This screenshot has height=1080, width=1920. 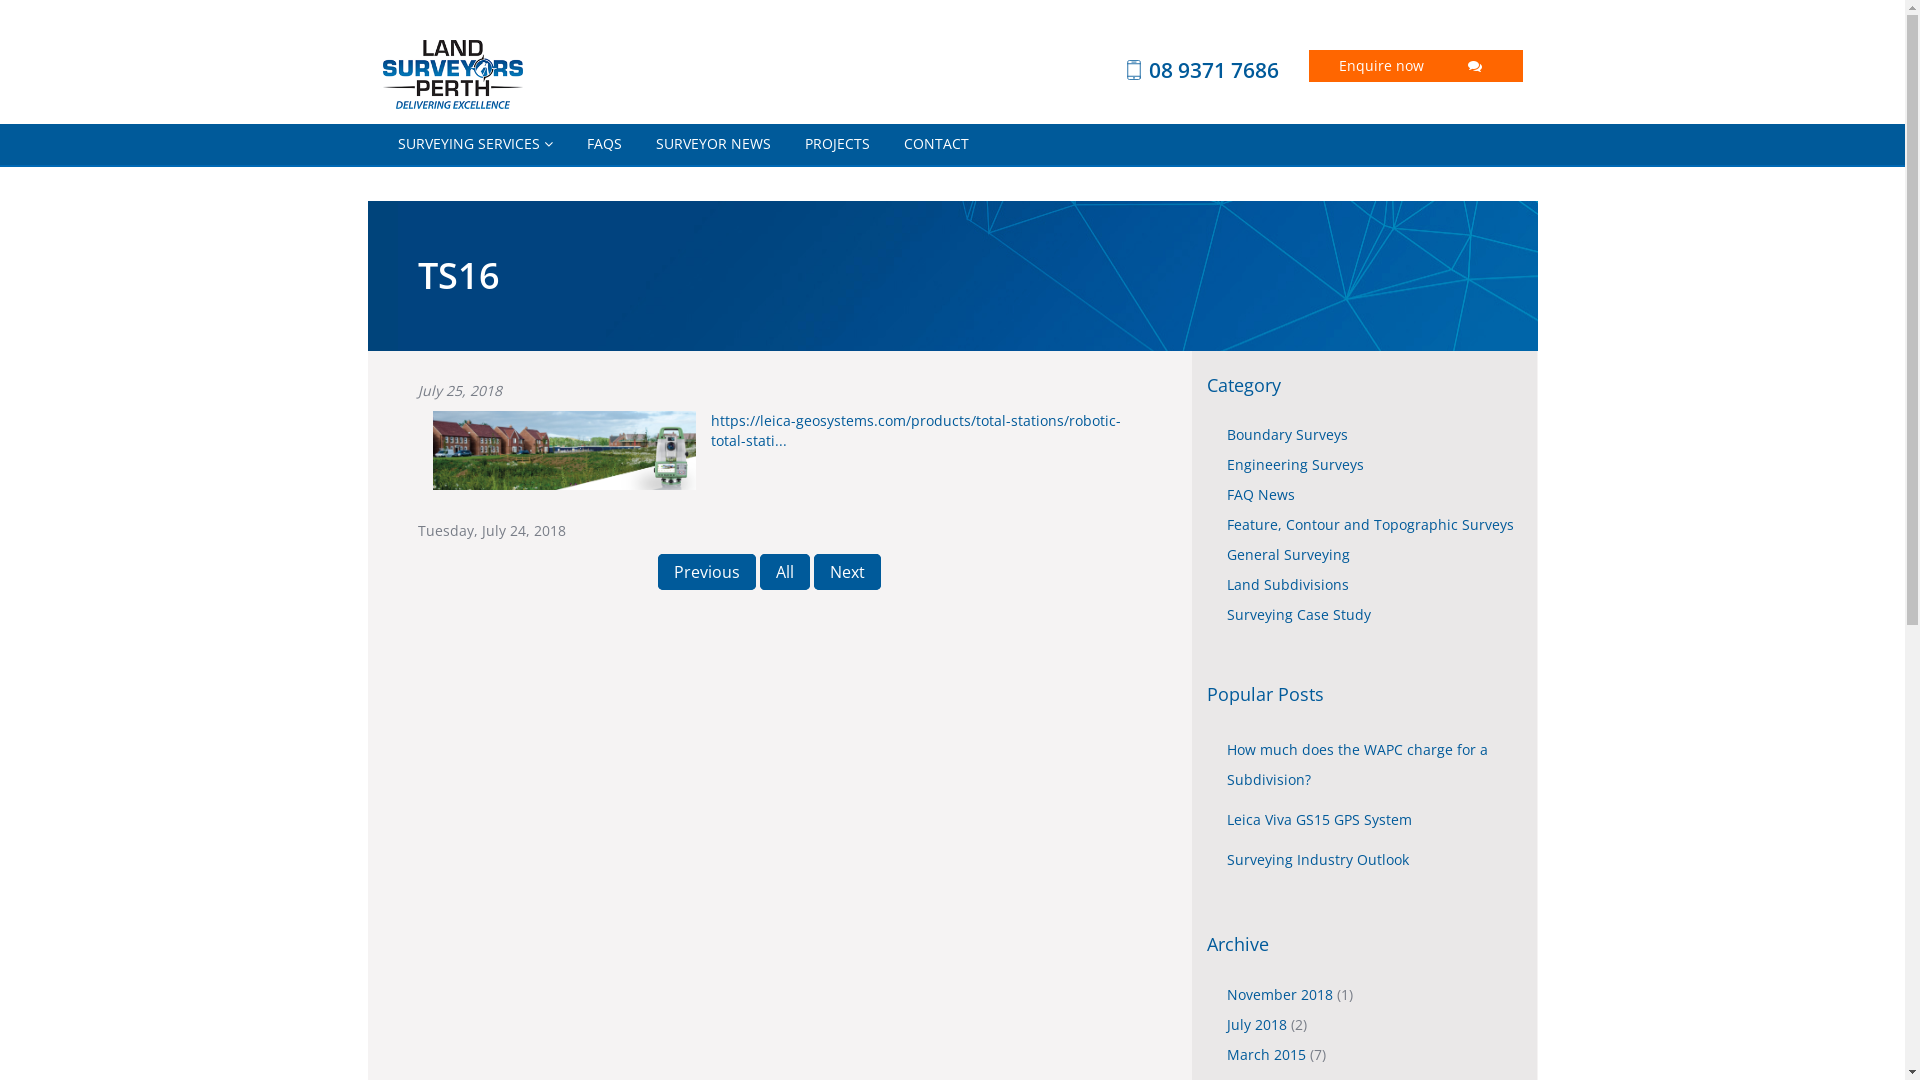 I want to click on 'Enquire now', so click(x=1415, y=64).